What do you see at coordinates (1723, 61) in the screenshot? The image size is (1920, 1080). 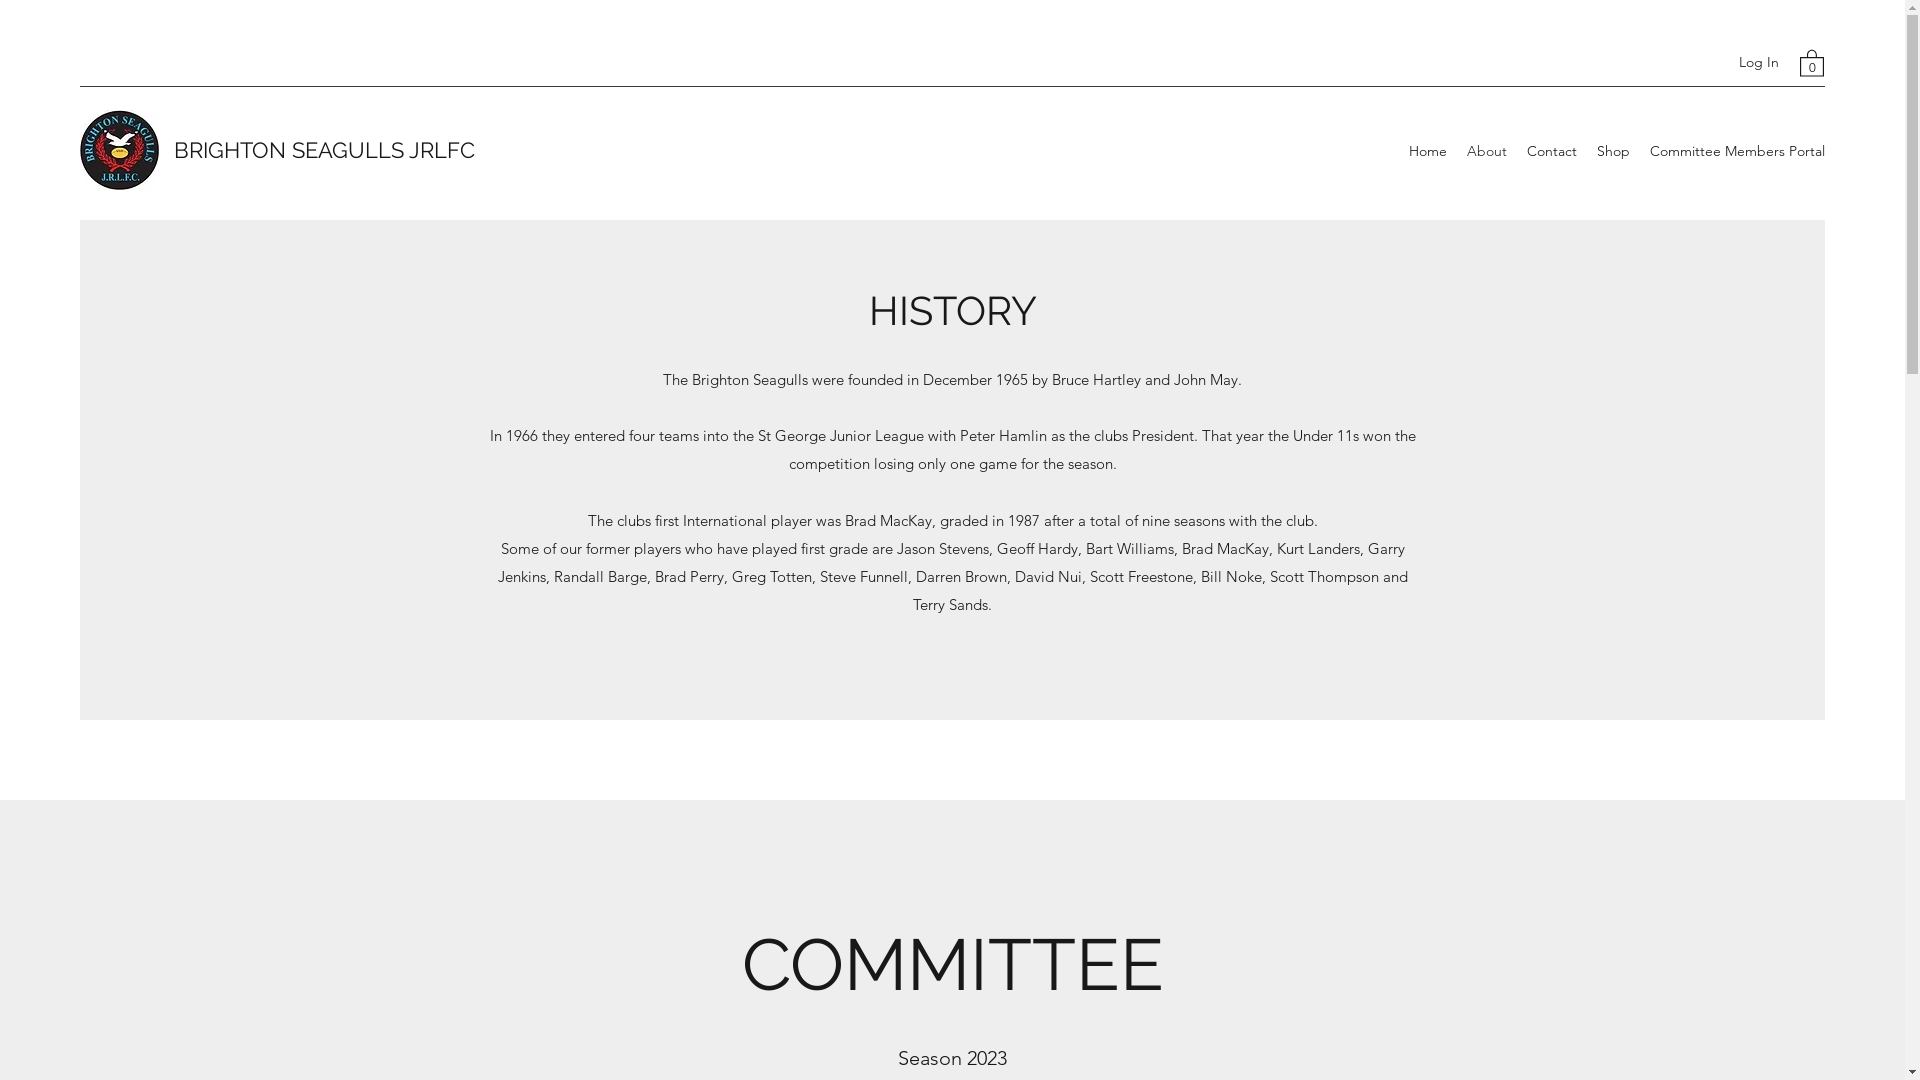 I see `'Log In'` at bounding box center [1723, 61].